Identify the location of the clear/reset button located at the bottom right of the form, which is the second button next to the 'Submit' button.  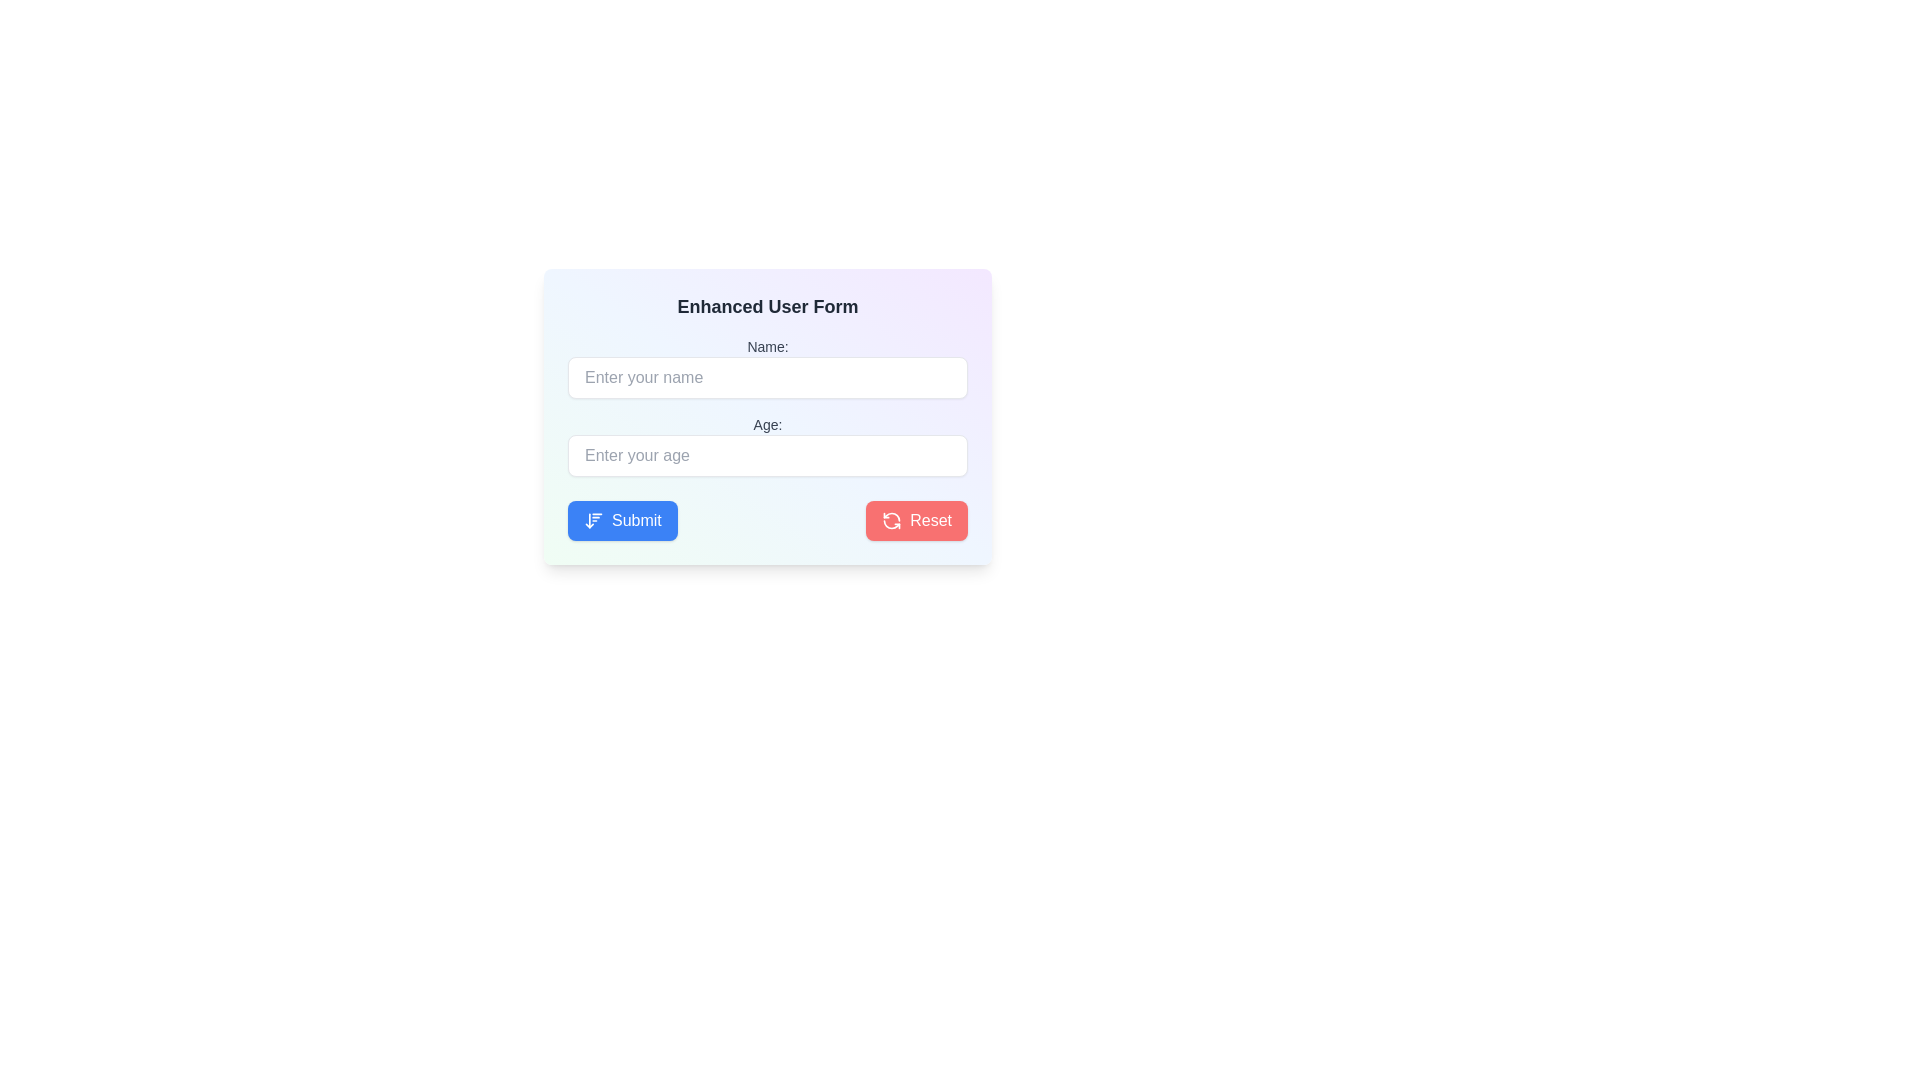
(916, 519).